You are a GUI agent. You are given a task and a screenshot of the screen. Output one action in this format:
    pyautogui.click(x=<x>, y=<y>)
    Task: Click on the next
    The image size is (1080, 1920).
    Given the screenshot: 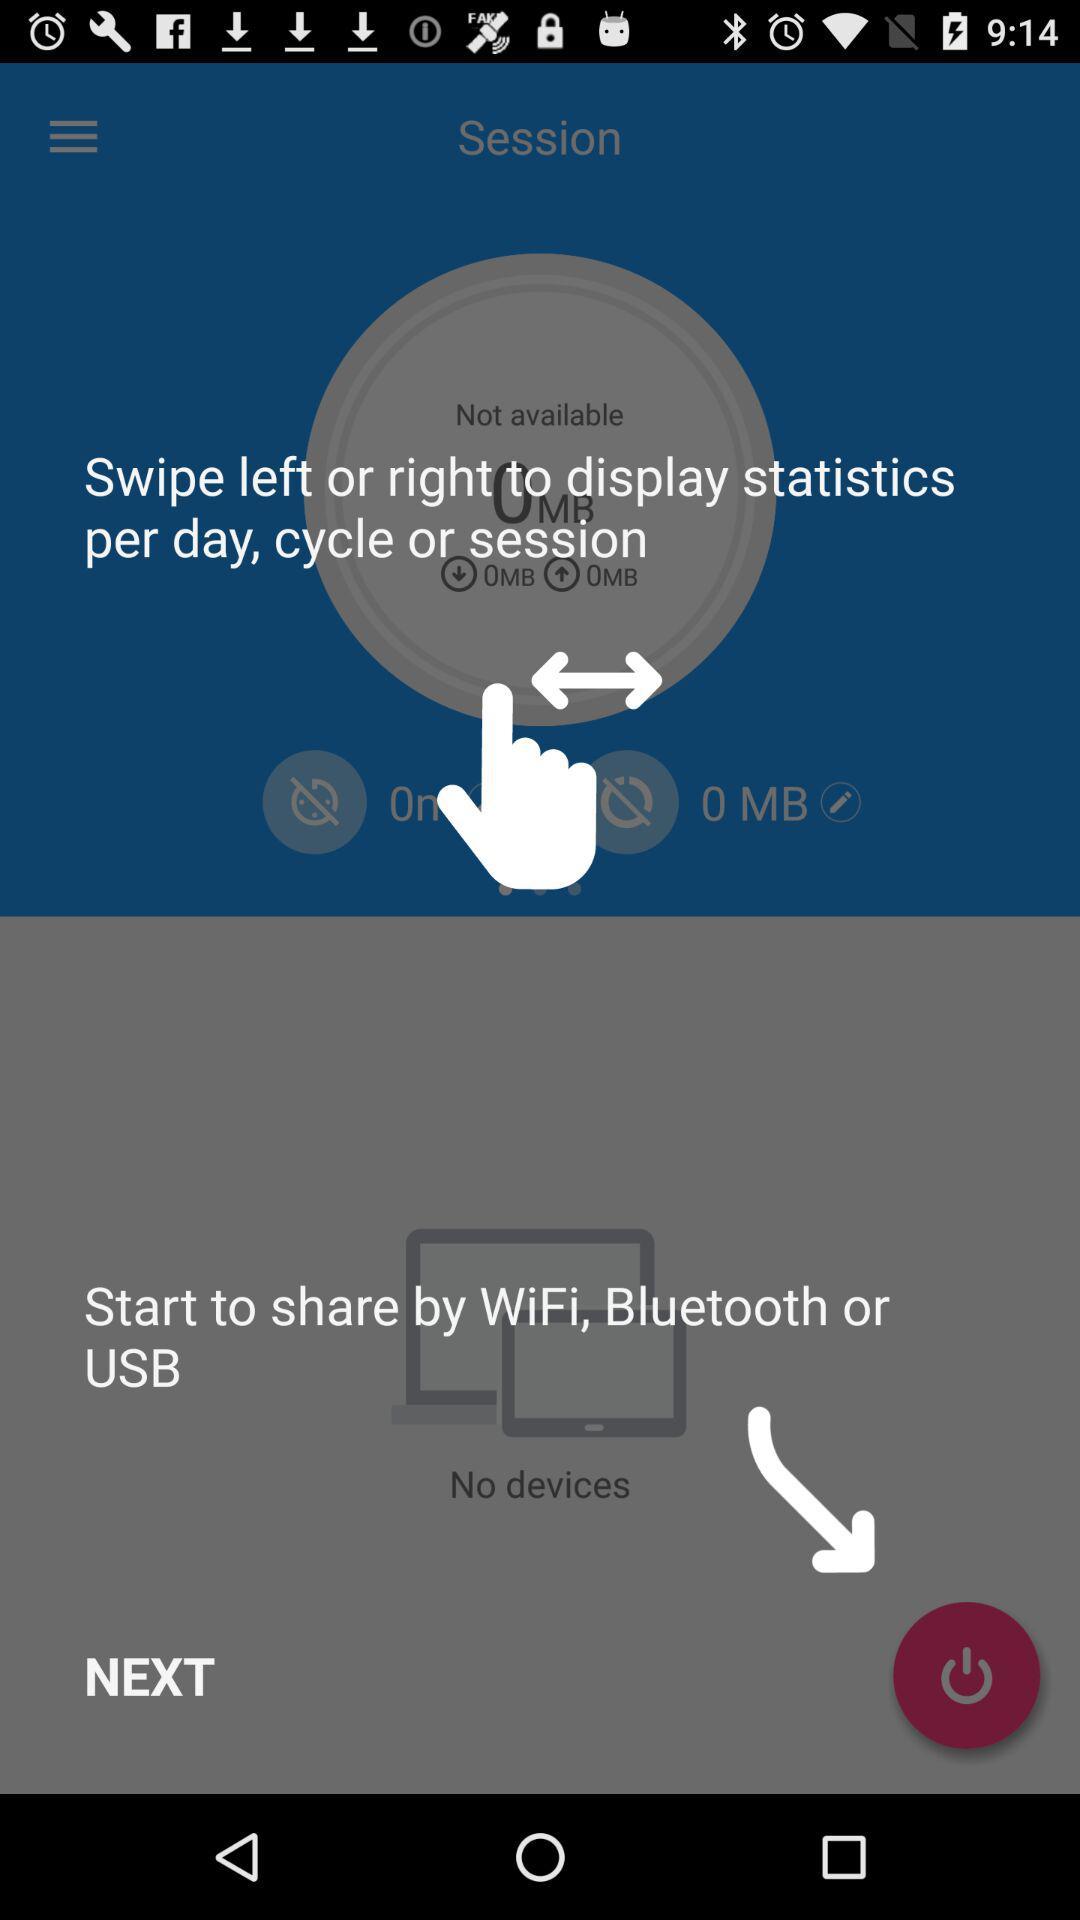 What is the action you would take?
    pyautogui.click(x=148, y=1675)
    